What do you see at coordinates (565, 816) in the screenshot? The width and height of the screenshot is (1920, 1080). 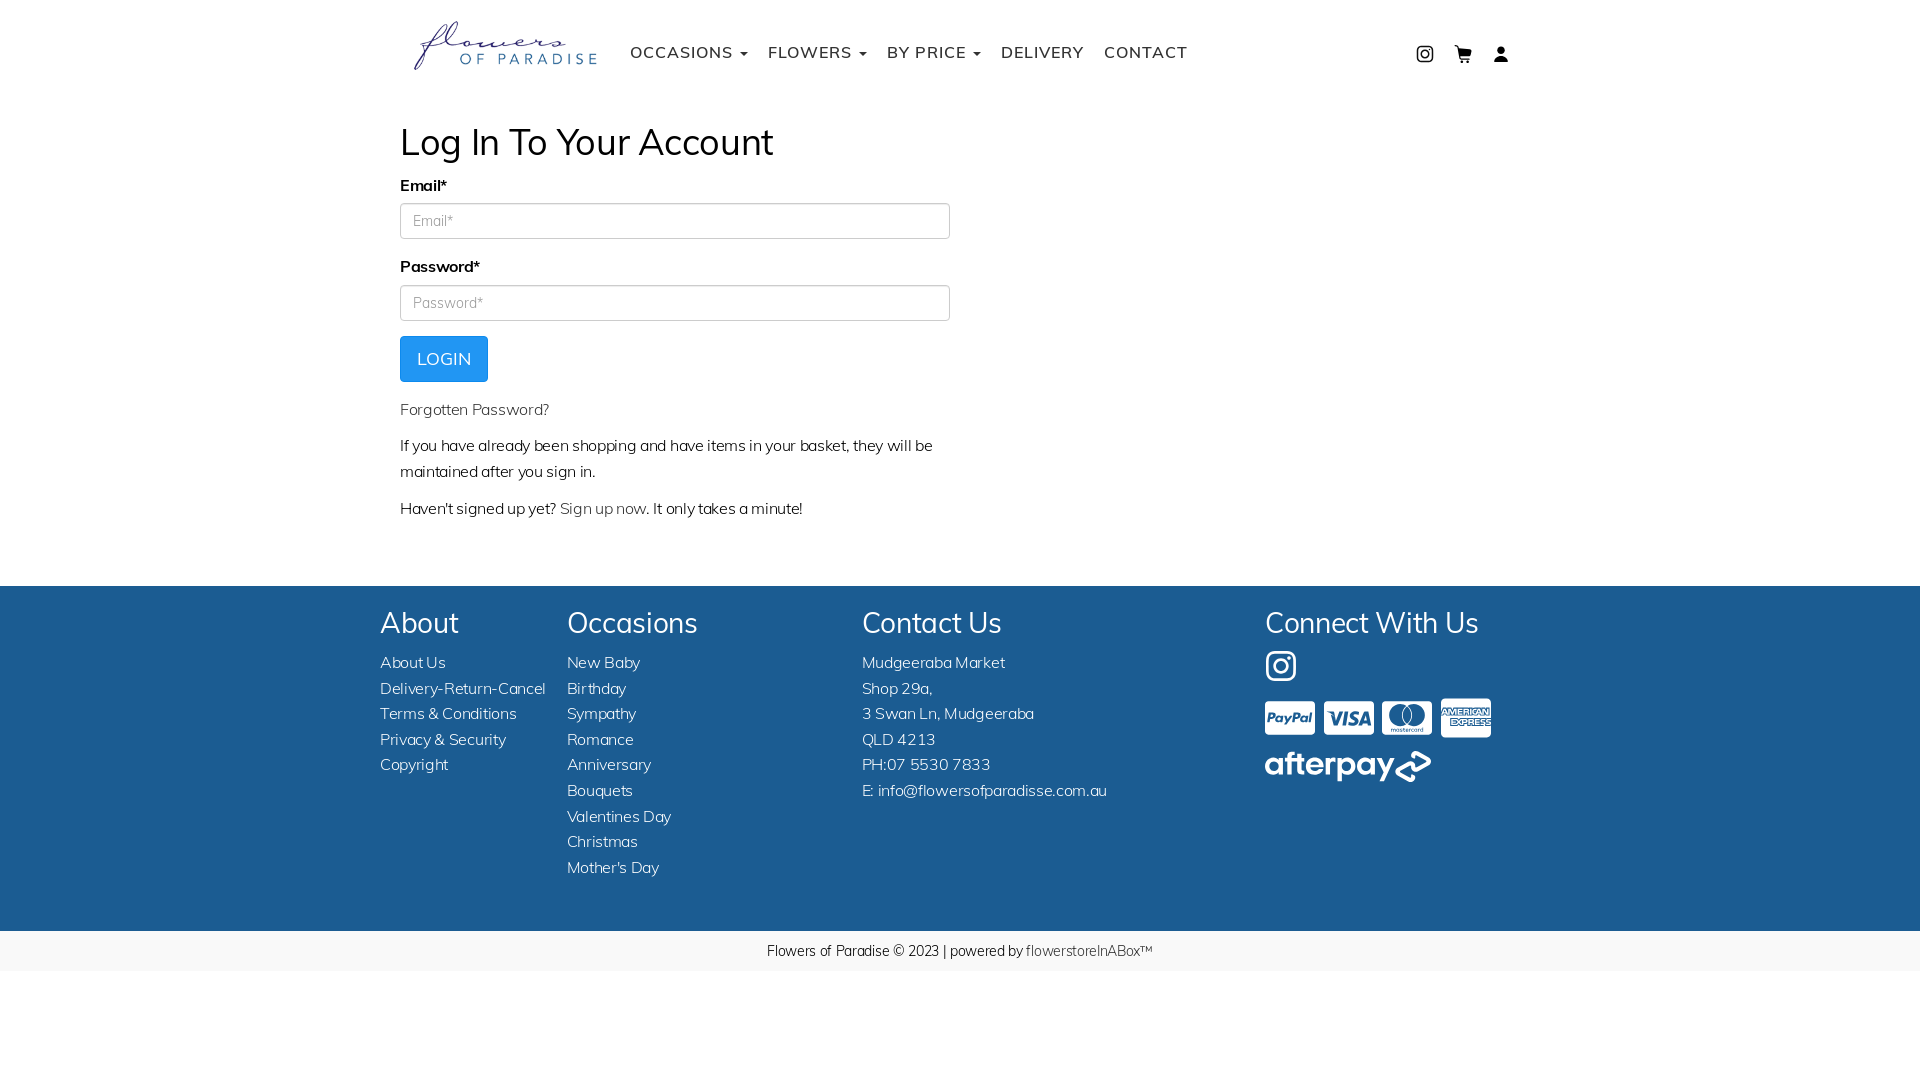 I see `'Valentines Day'` at bounding box center [565, 816].